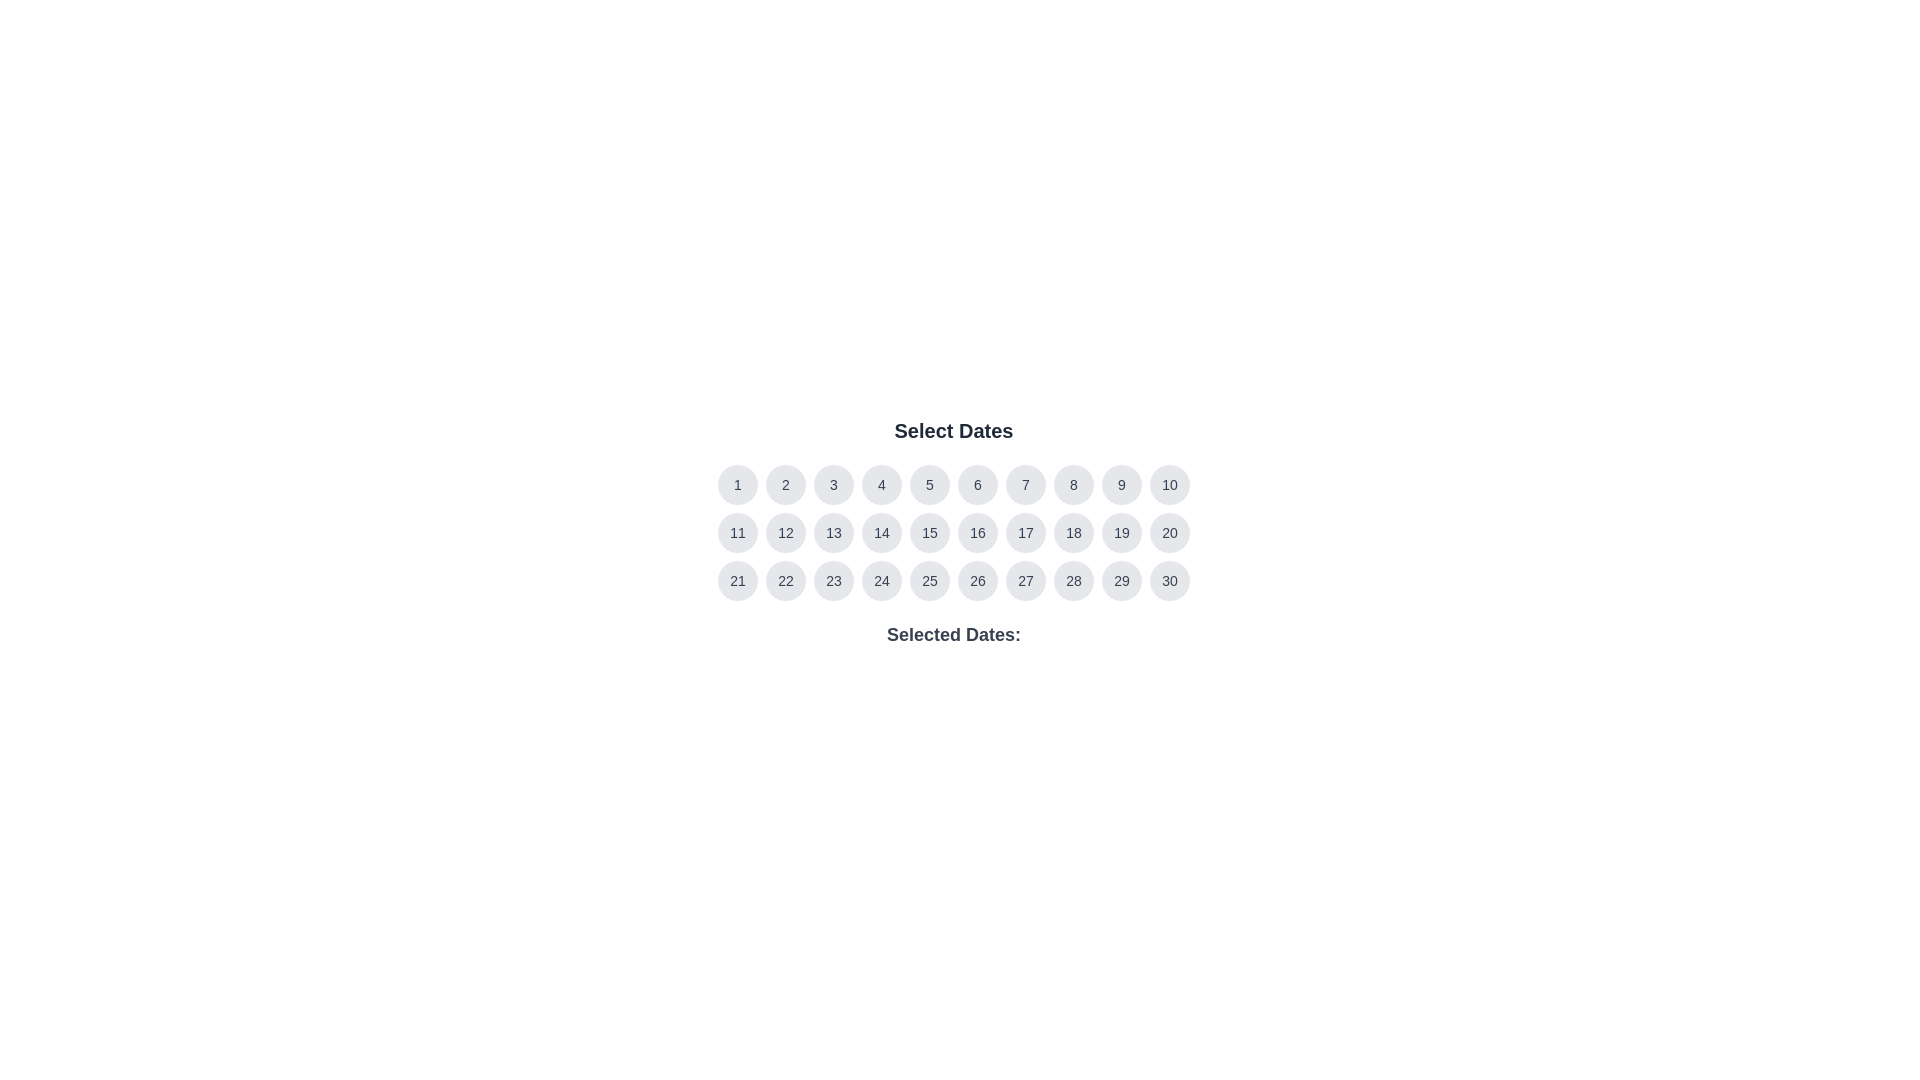  Describe the element at coordinates (1122, 581) in the screenshot. I see `the selectable date button` at that location.